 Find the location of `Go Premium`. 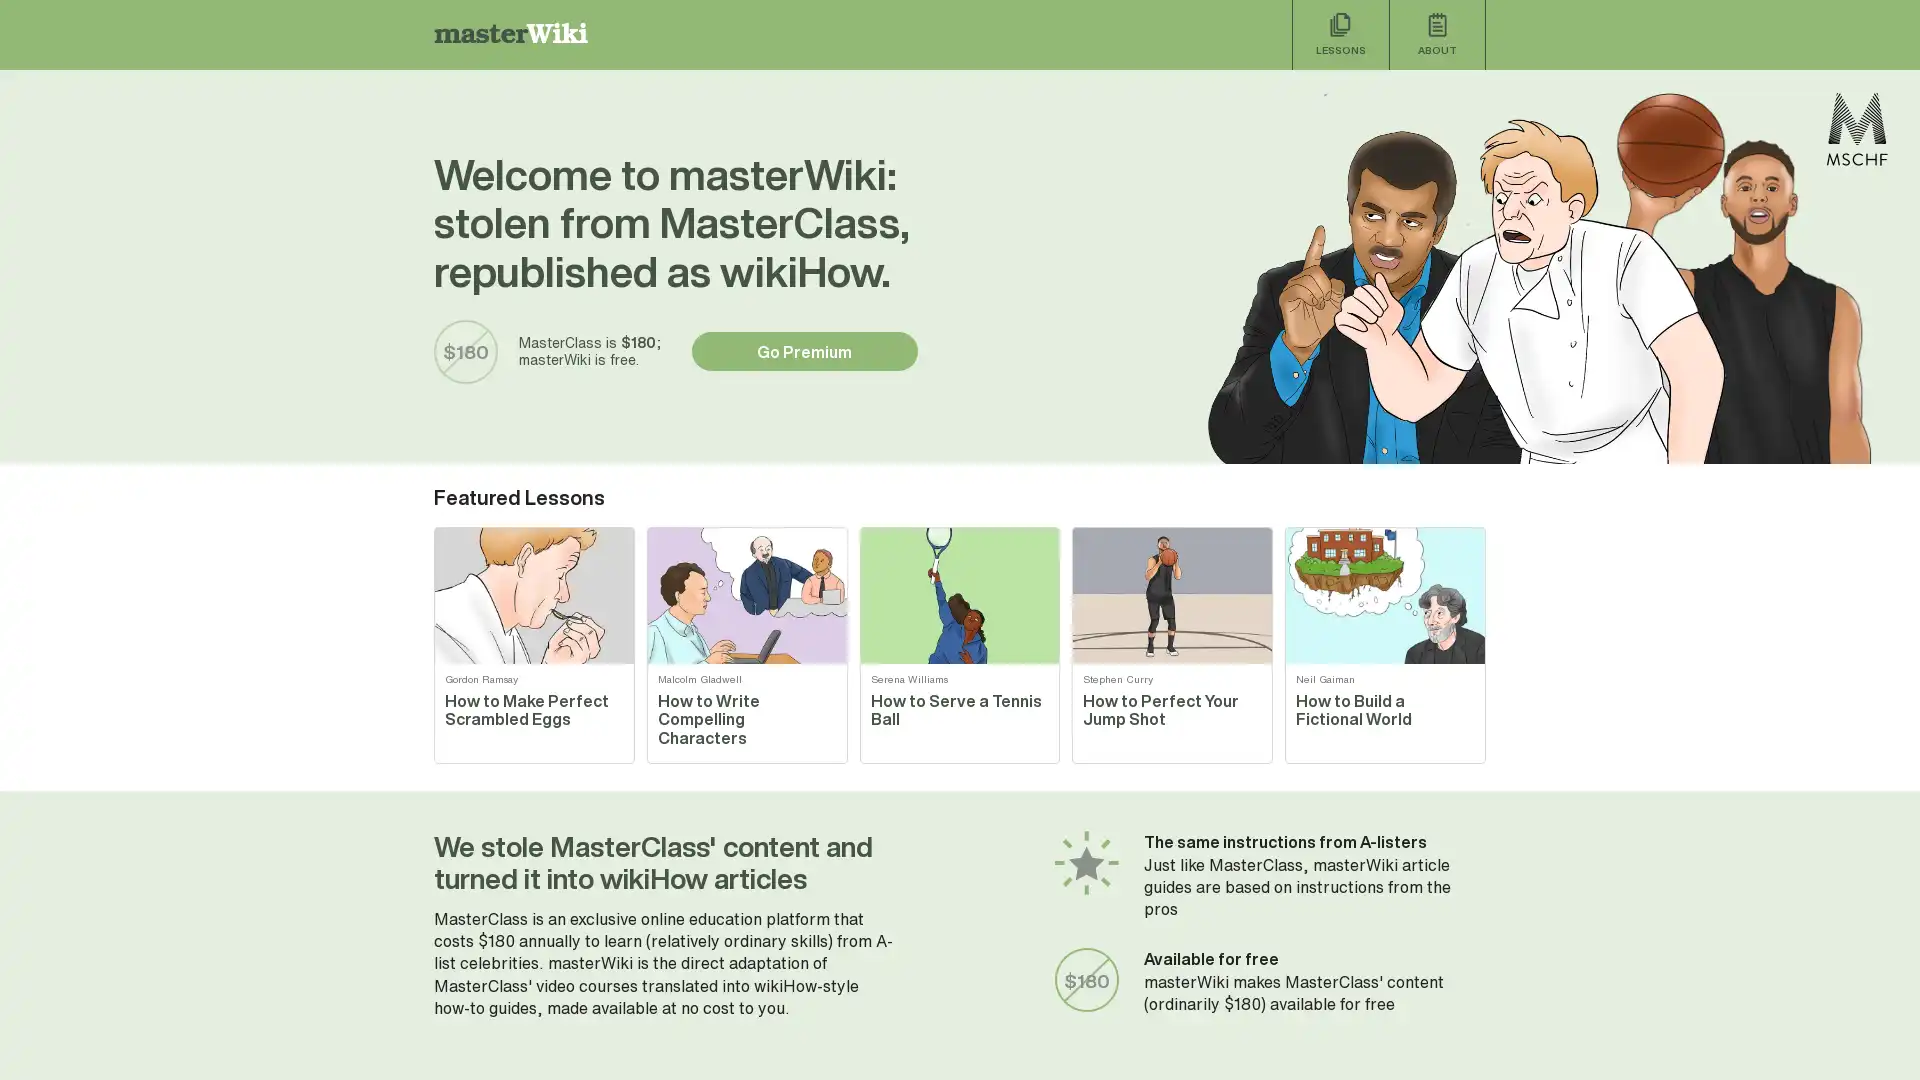

Go Premium is located at coordinates (804, 350).